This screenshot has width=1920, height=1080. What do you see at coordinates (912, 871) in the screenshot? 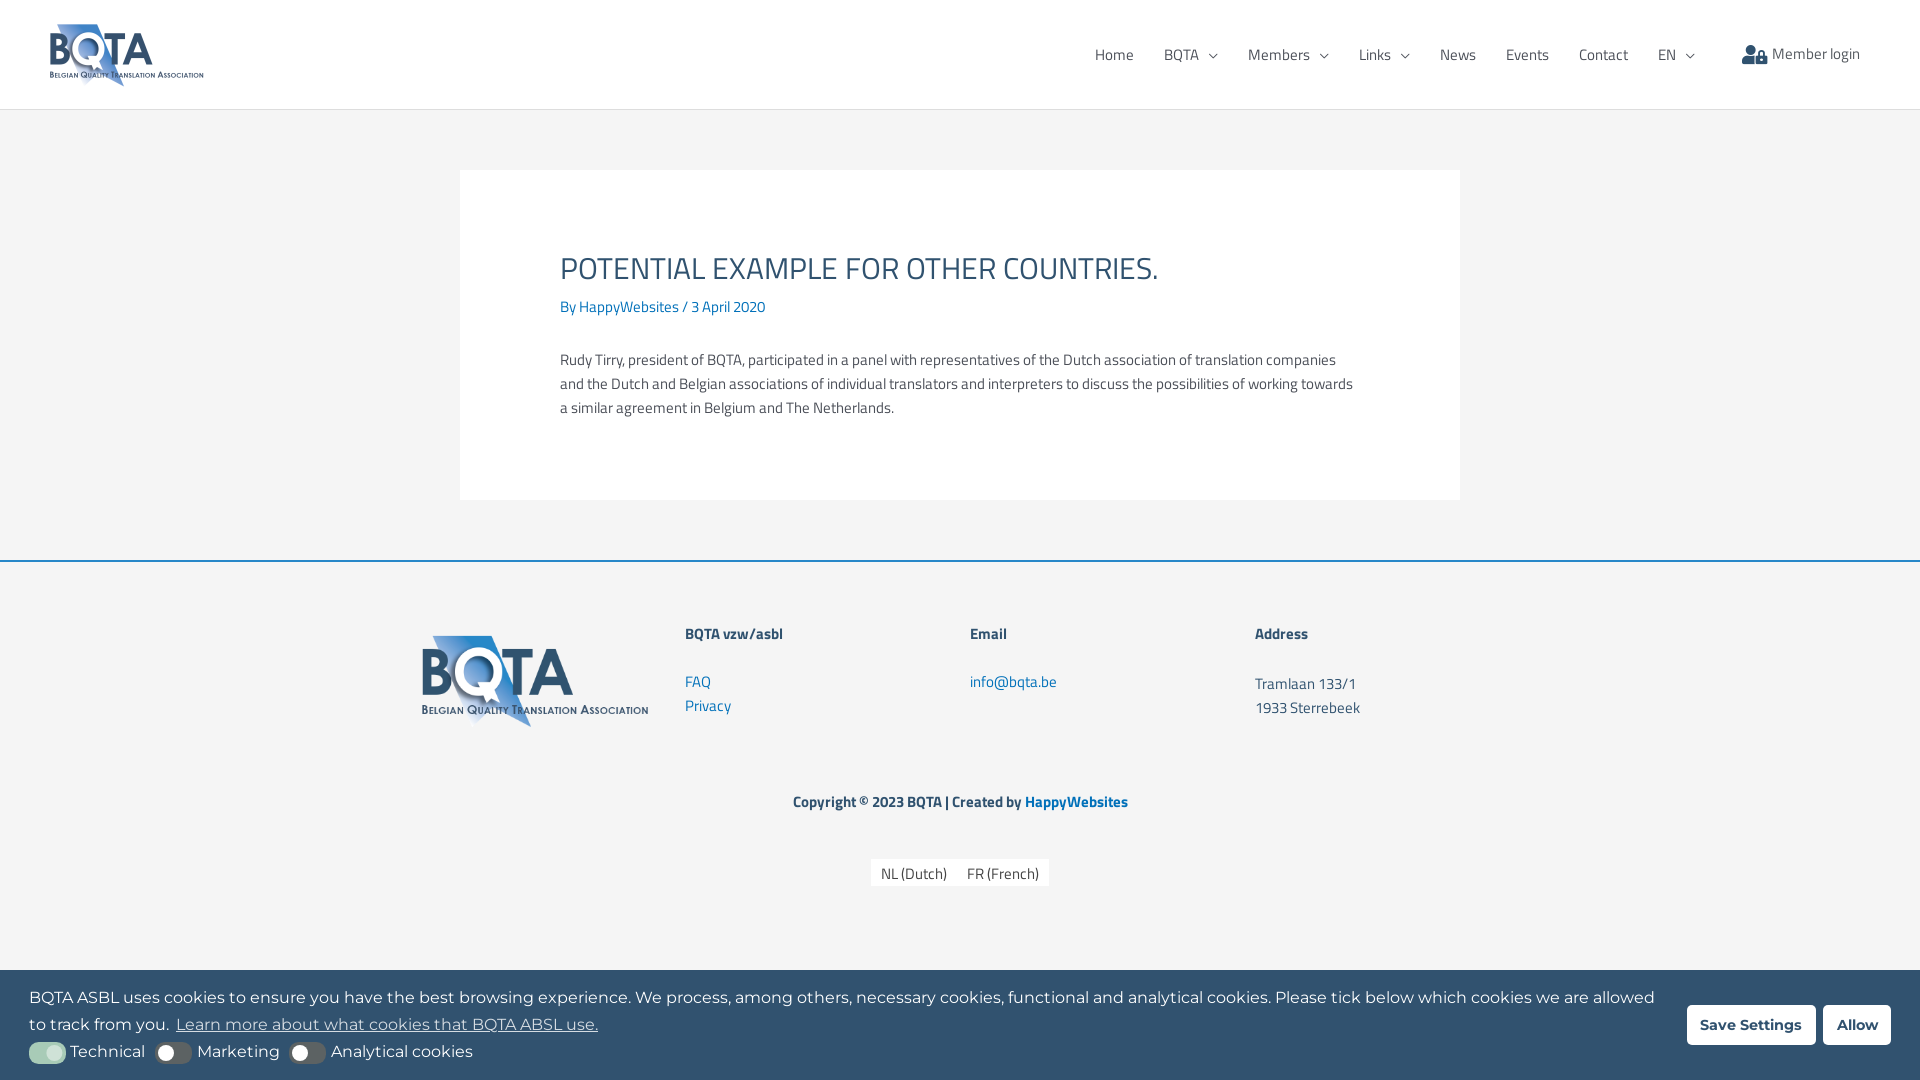
I see `'NL (Dutch)'` at bounding box center [912, 871].